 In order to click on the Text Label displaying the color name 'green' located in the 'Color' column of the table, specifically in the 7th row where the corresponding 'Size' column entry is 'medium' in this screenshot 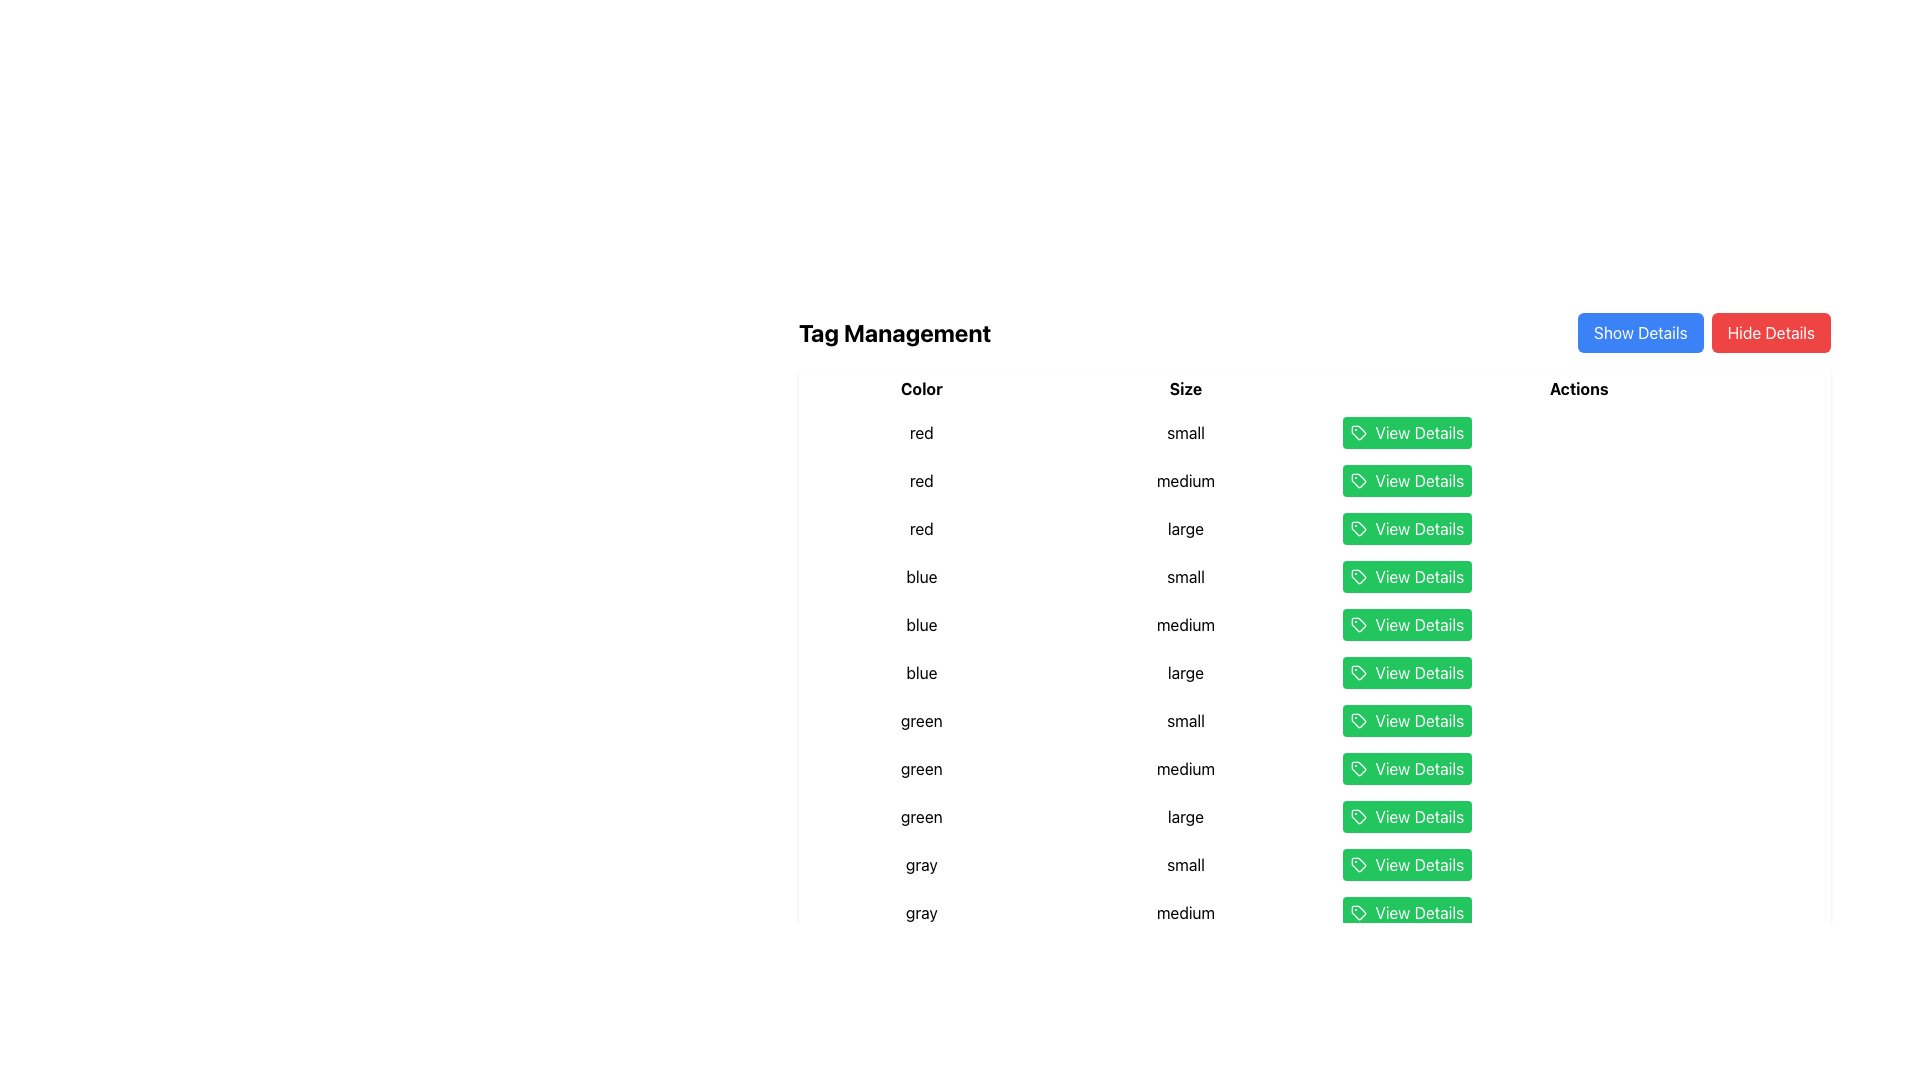, I will do `click(920, 767)`.